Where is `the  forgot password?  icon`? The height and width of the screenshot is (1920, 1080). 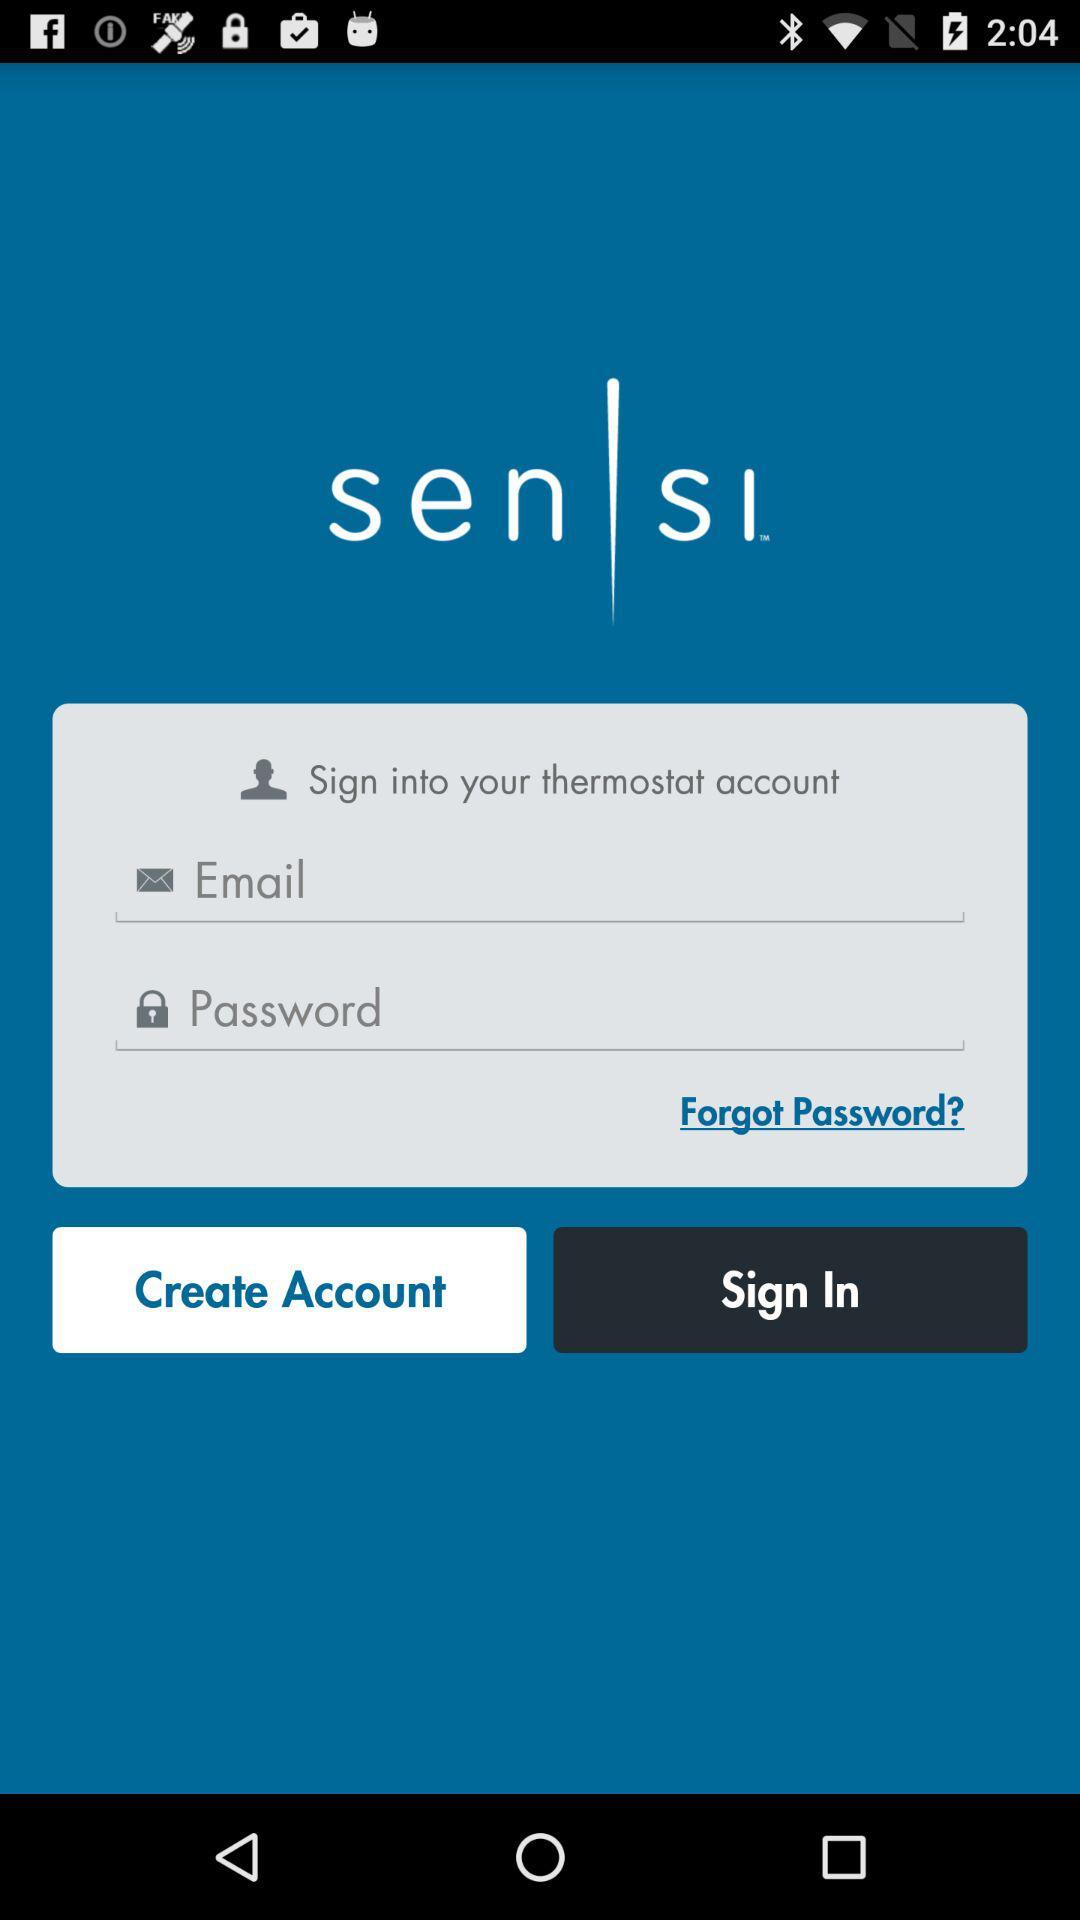 the  forgot password?  icon is located at coordinates (822, 1110).